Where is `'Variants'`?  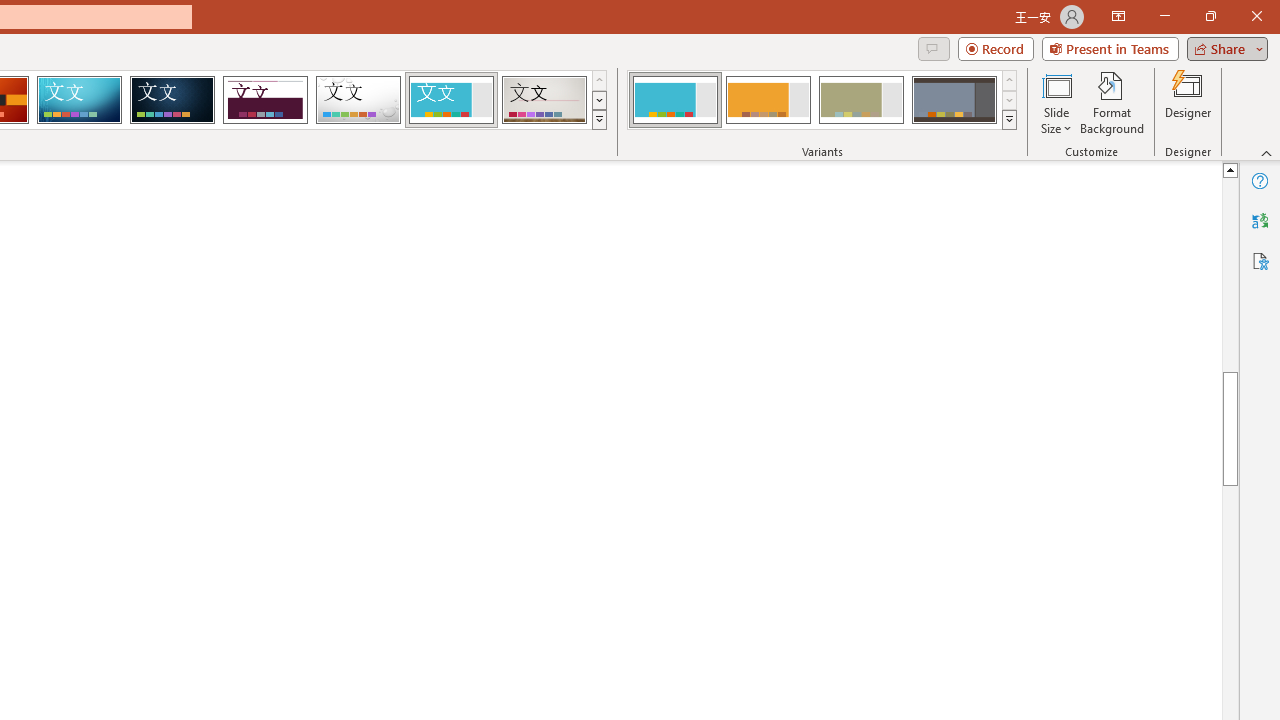 'Variants' is located at coordinates (1009, 120).